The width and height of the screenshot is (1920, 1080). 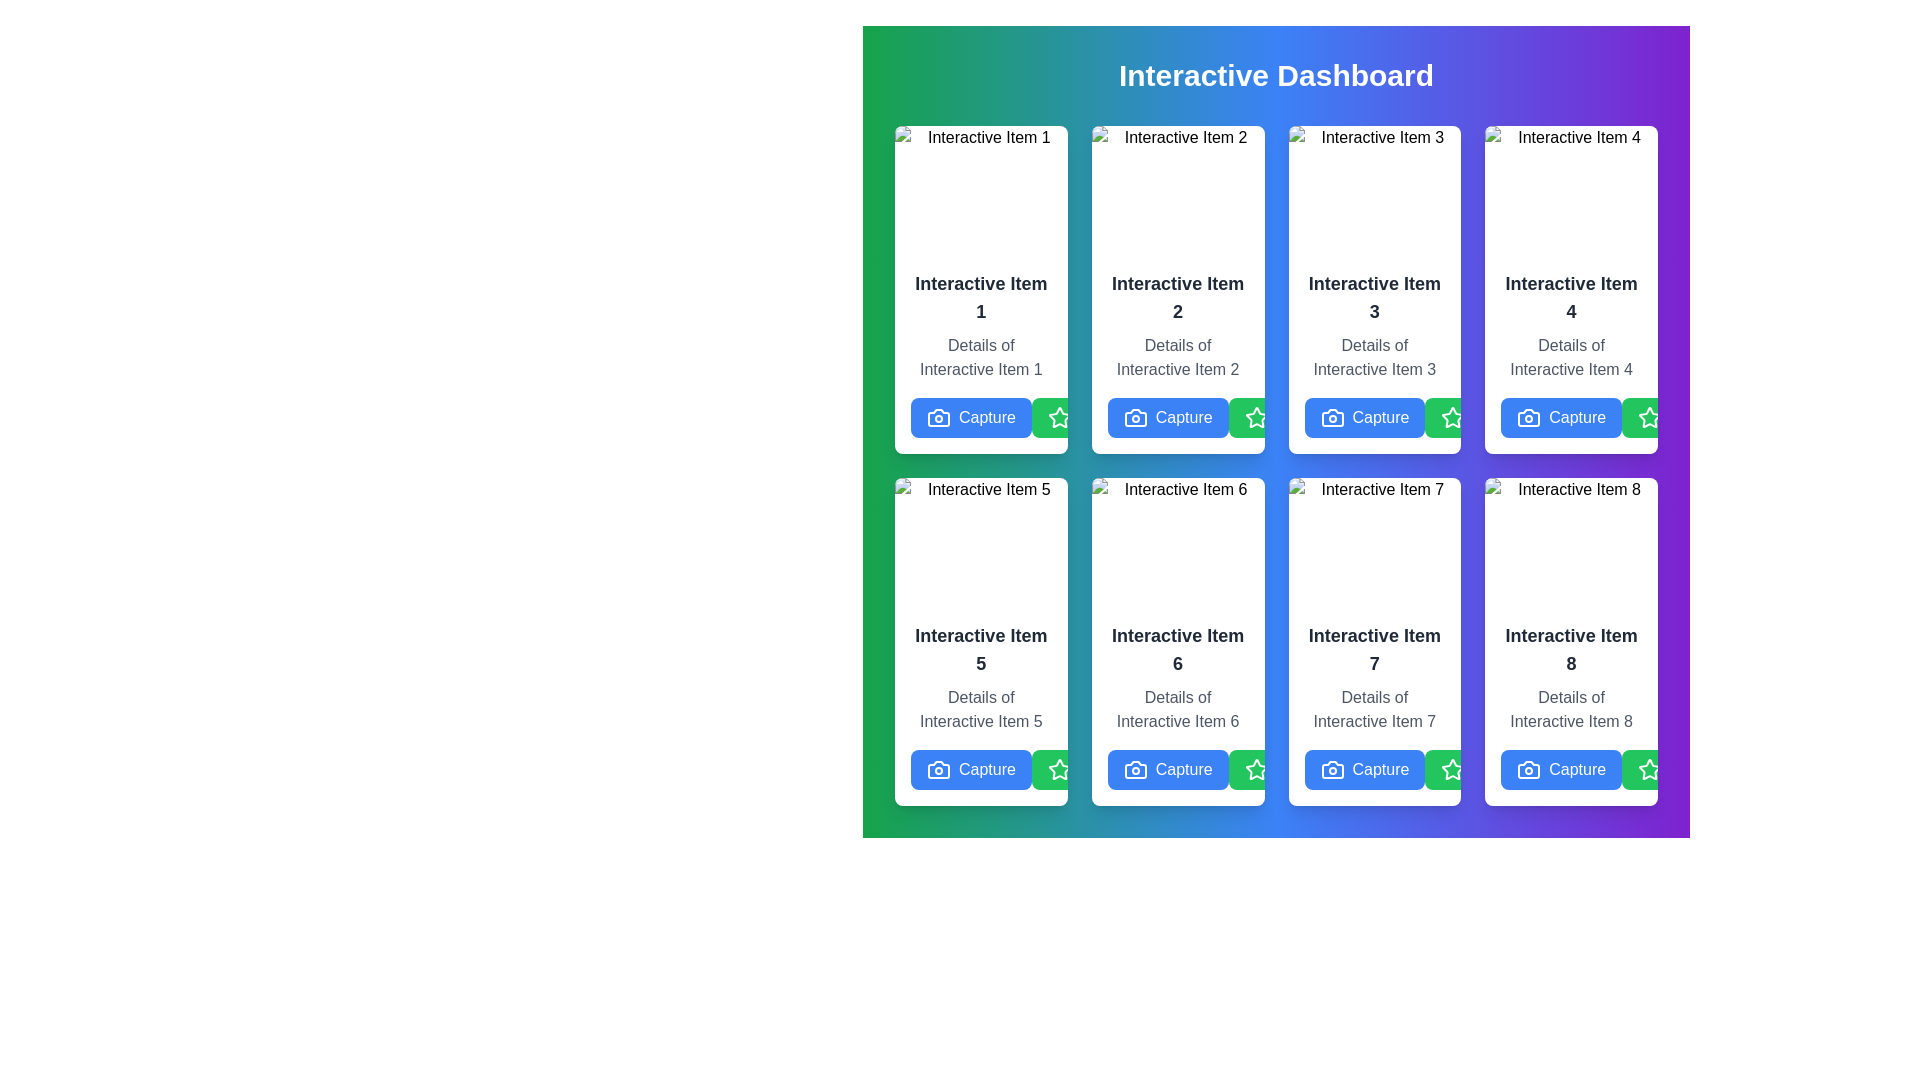 What do you see at coordinates (1373, 542) in the screenshot?
I see `the image element displaying 'Item 7', which is part of the card labeled 'Interactive Item 7' located in the second row, third column of the grid layout` at bounding box center [1373, 542].